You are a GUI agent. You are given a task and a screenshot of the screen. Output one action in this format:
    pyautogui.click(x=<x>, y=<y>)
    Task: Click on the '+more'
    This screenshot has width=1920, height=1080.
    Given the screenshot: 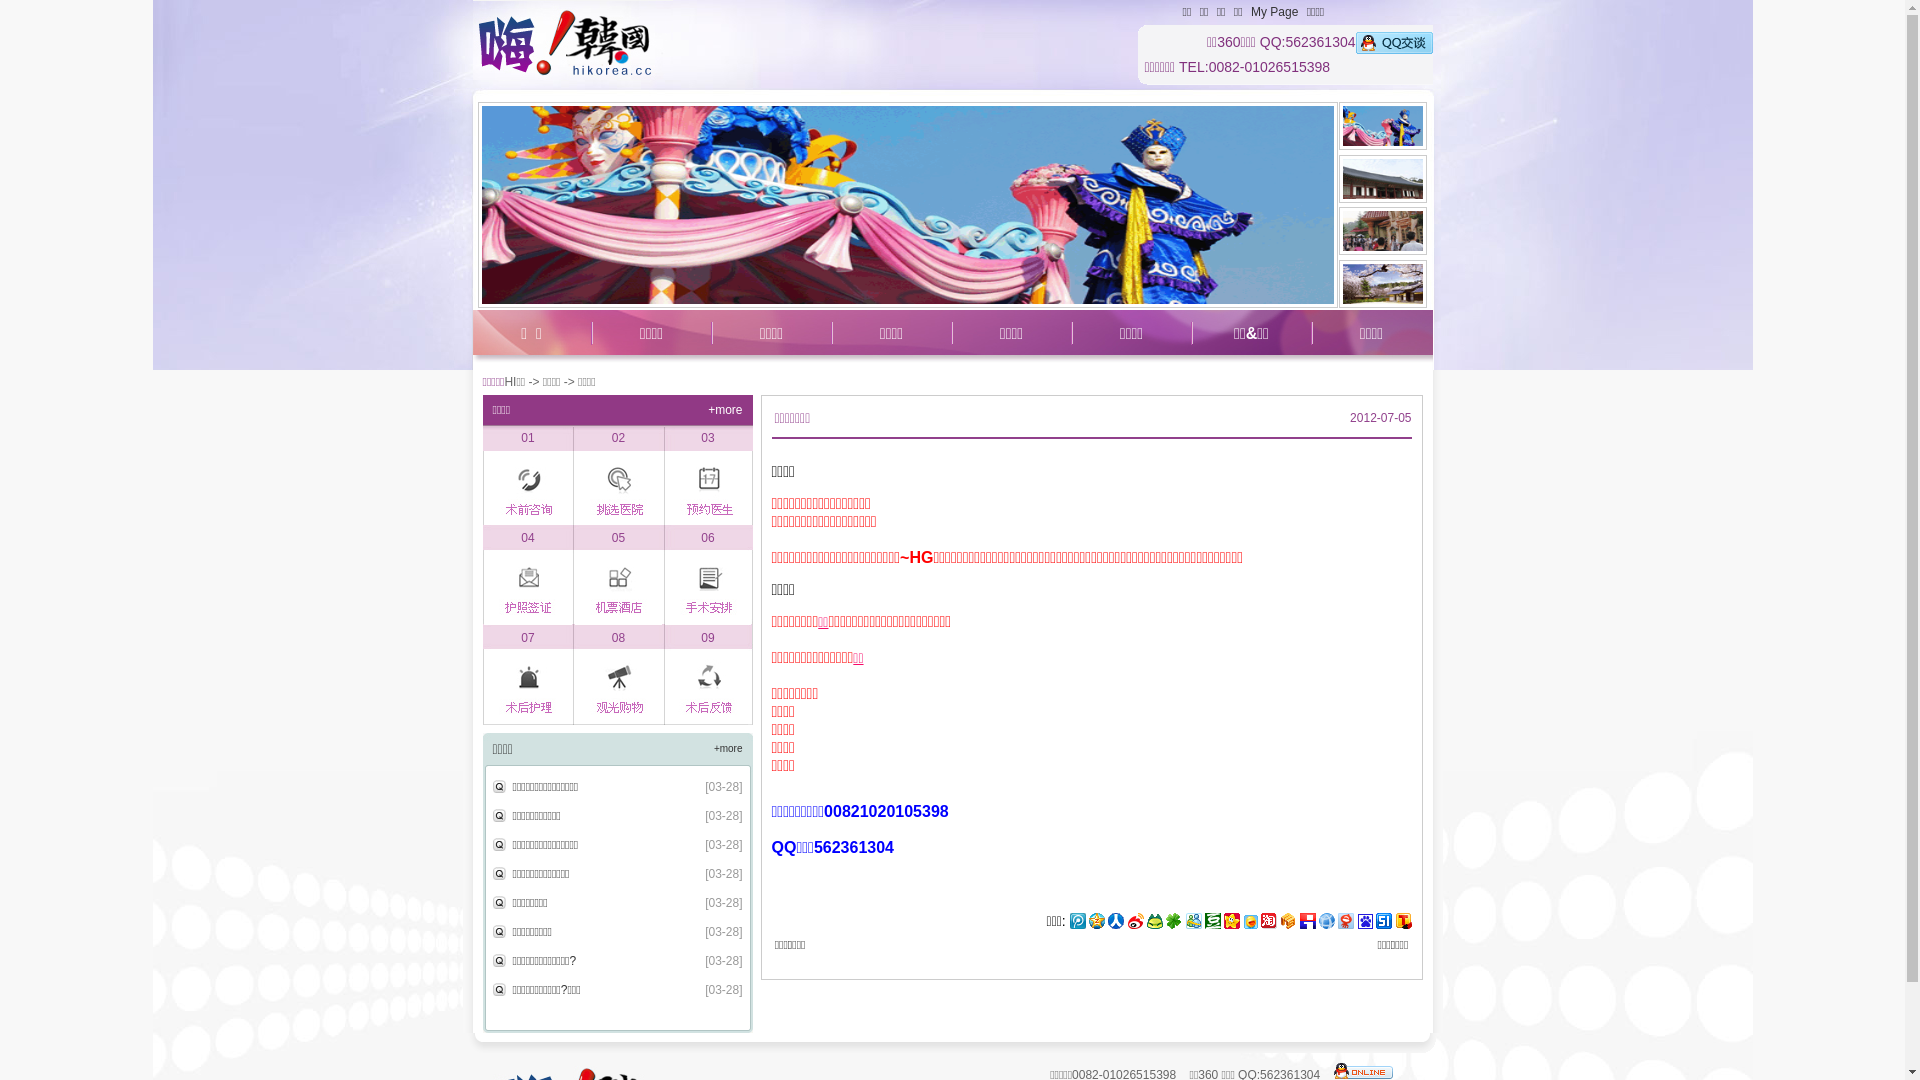 What is the action you would take?
    pyautogui.click(x=727, y=748)
    